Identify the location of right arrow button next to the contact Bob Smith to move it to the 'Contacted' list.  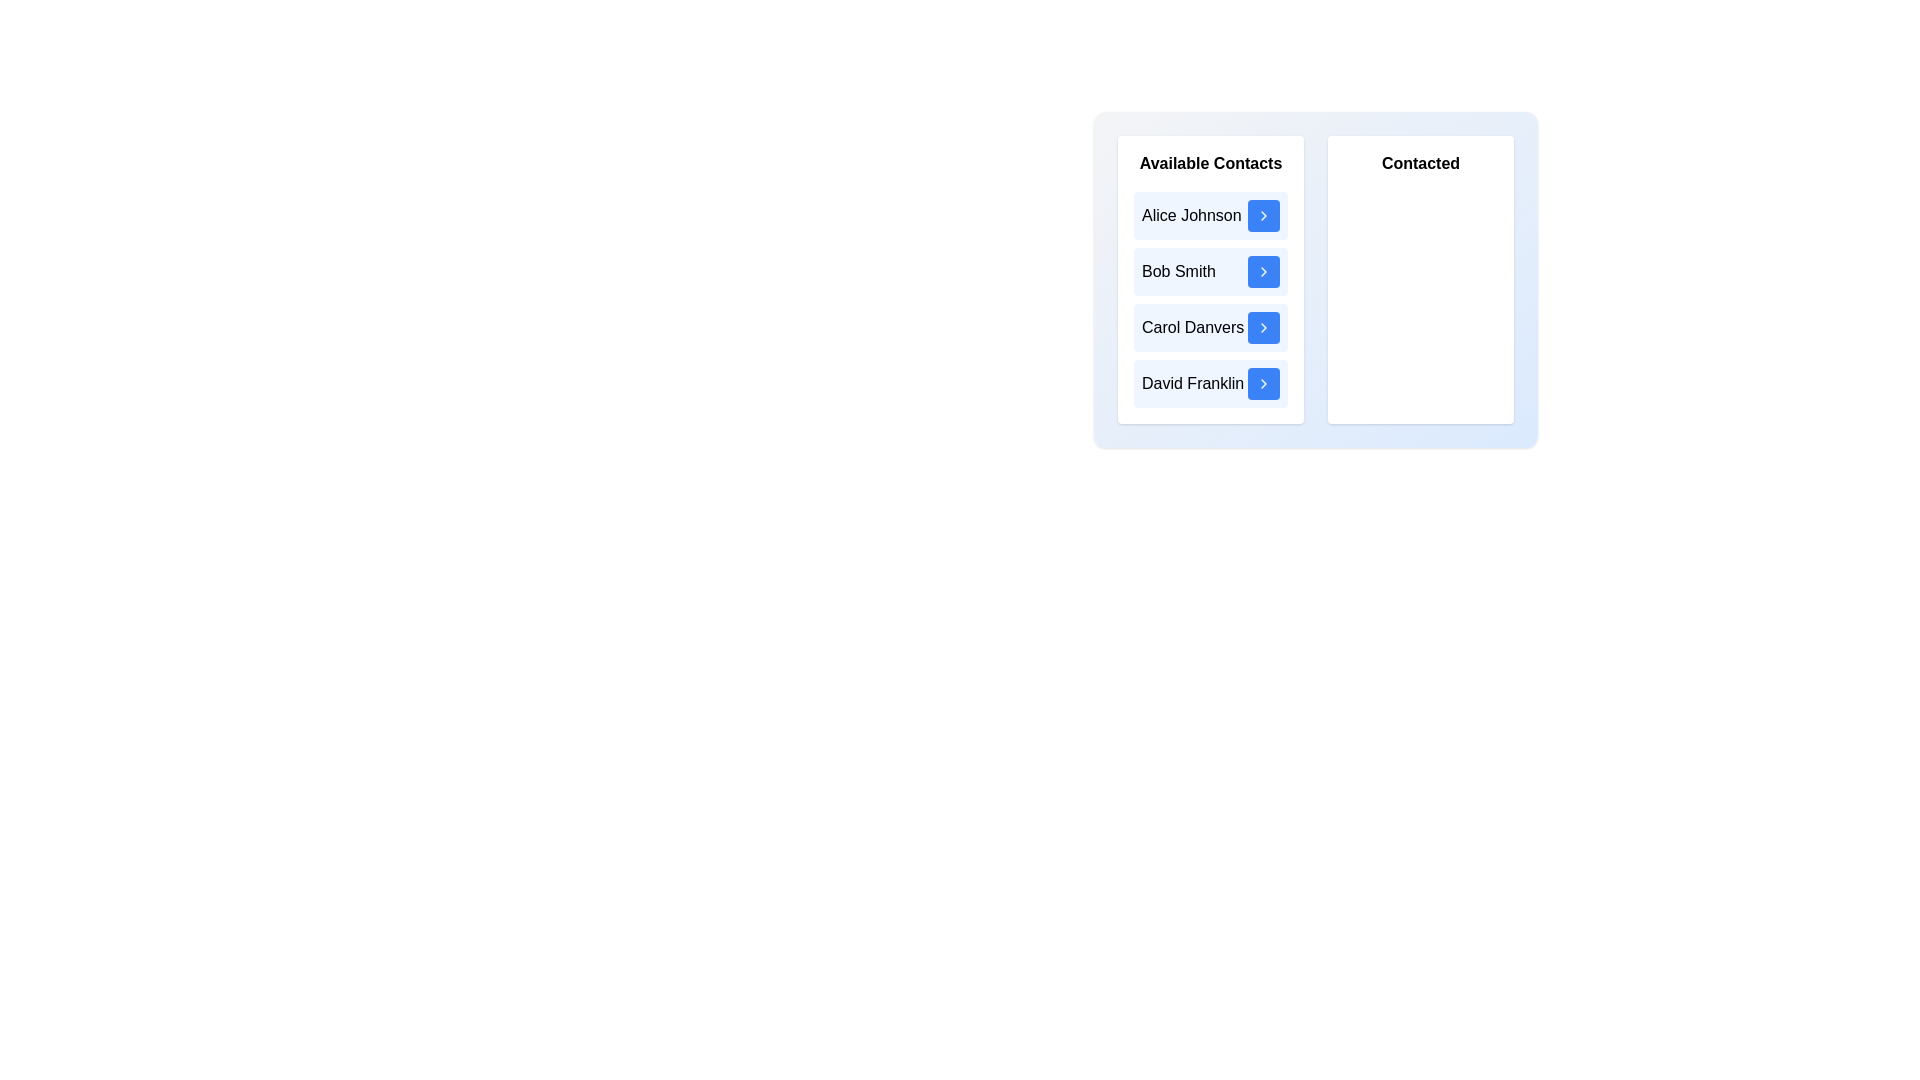
(1262, 272).